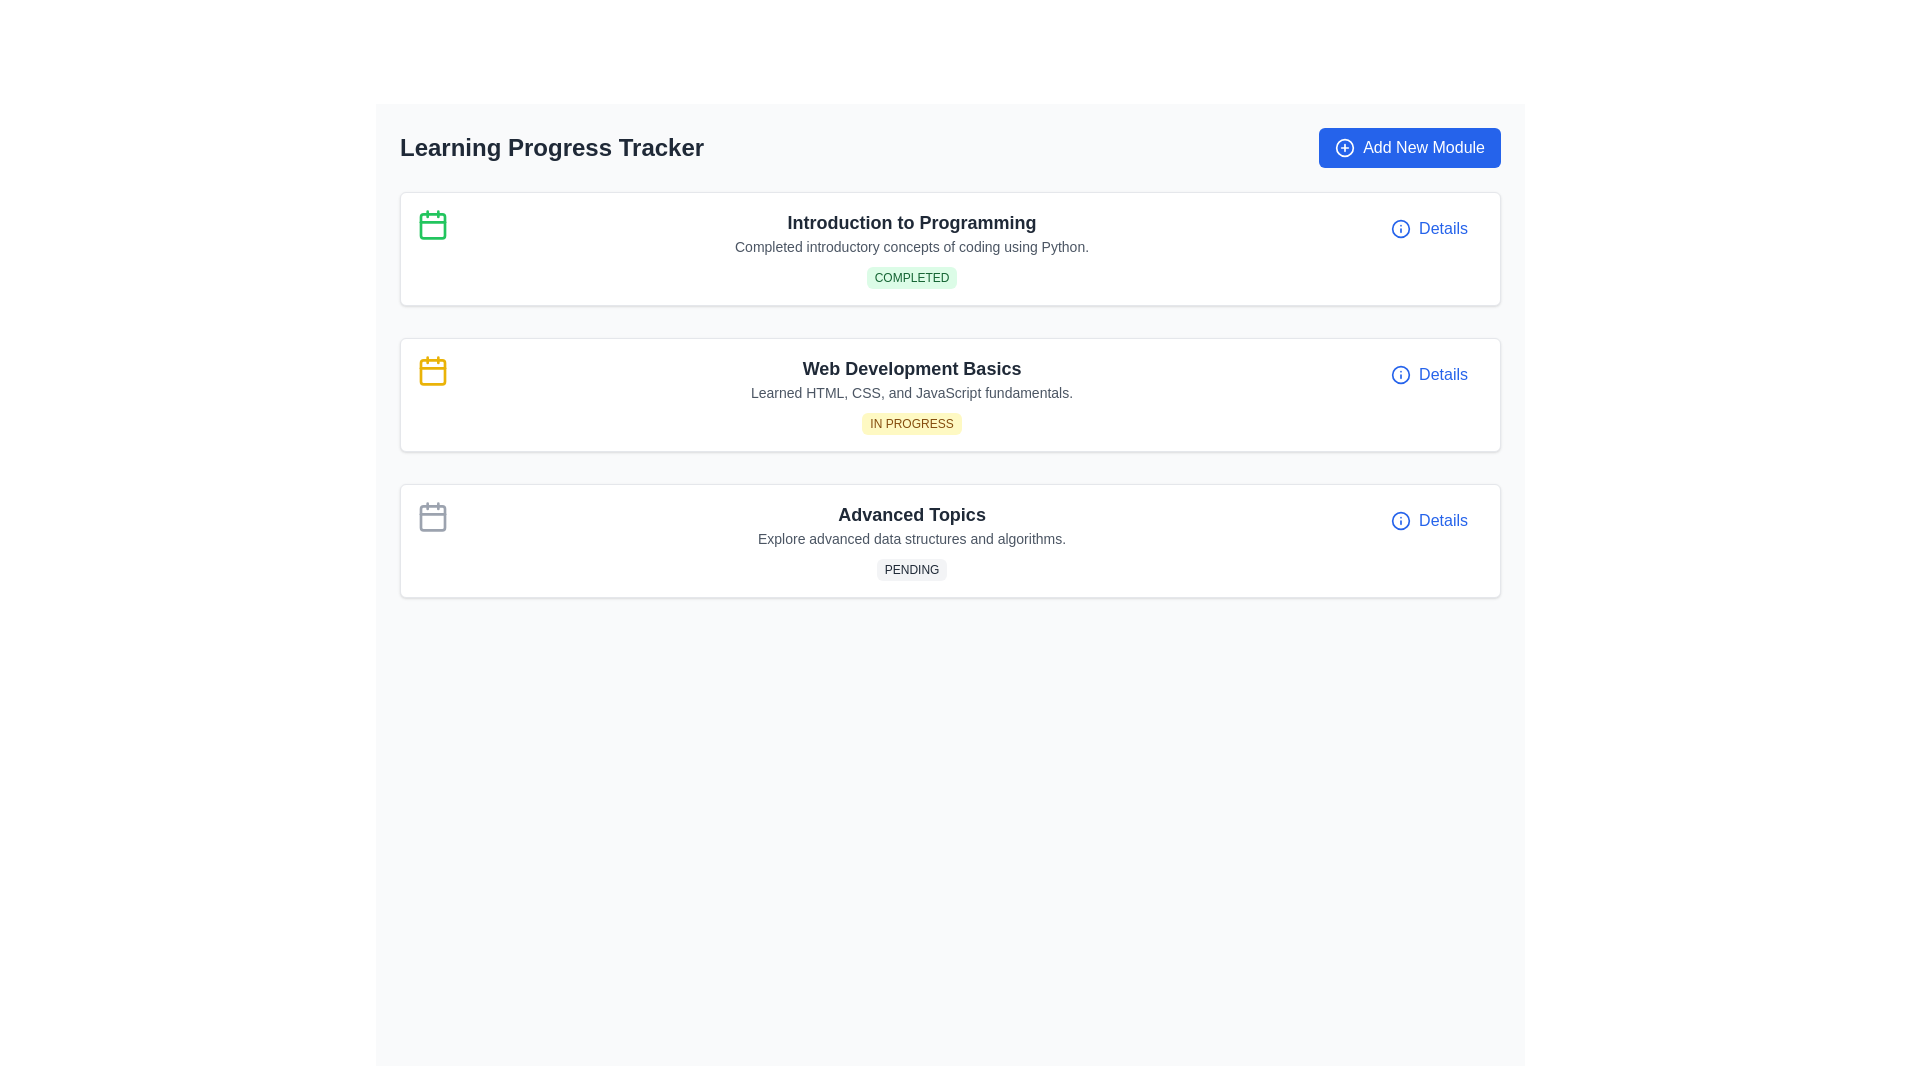 This screenshot has height=1080, width=1920. I want to click on the Information Card titled 'Introduction to Programming' which contains a green badge labeled 'COMPLETED'. This card is the topmost in a vertically stacked list on the page, so click(911, 248).